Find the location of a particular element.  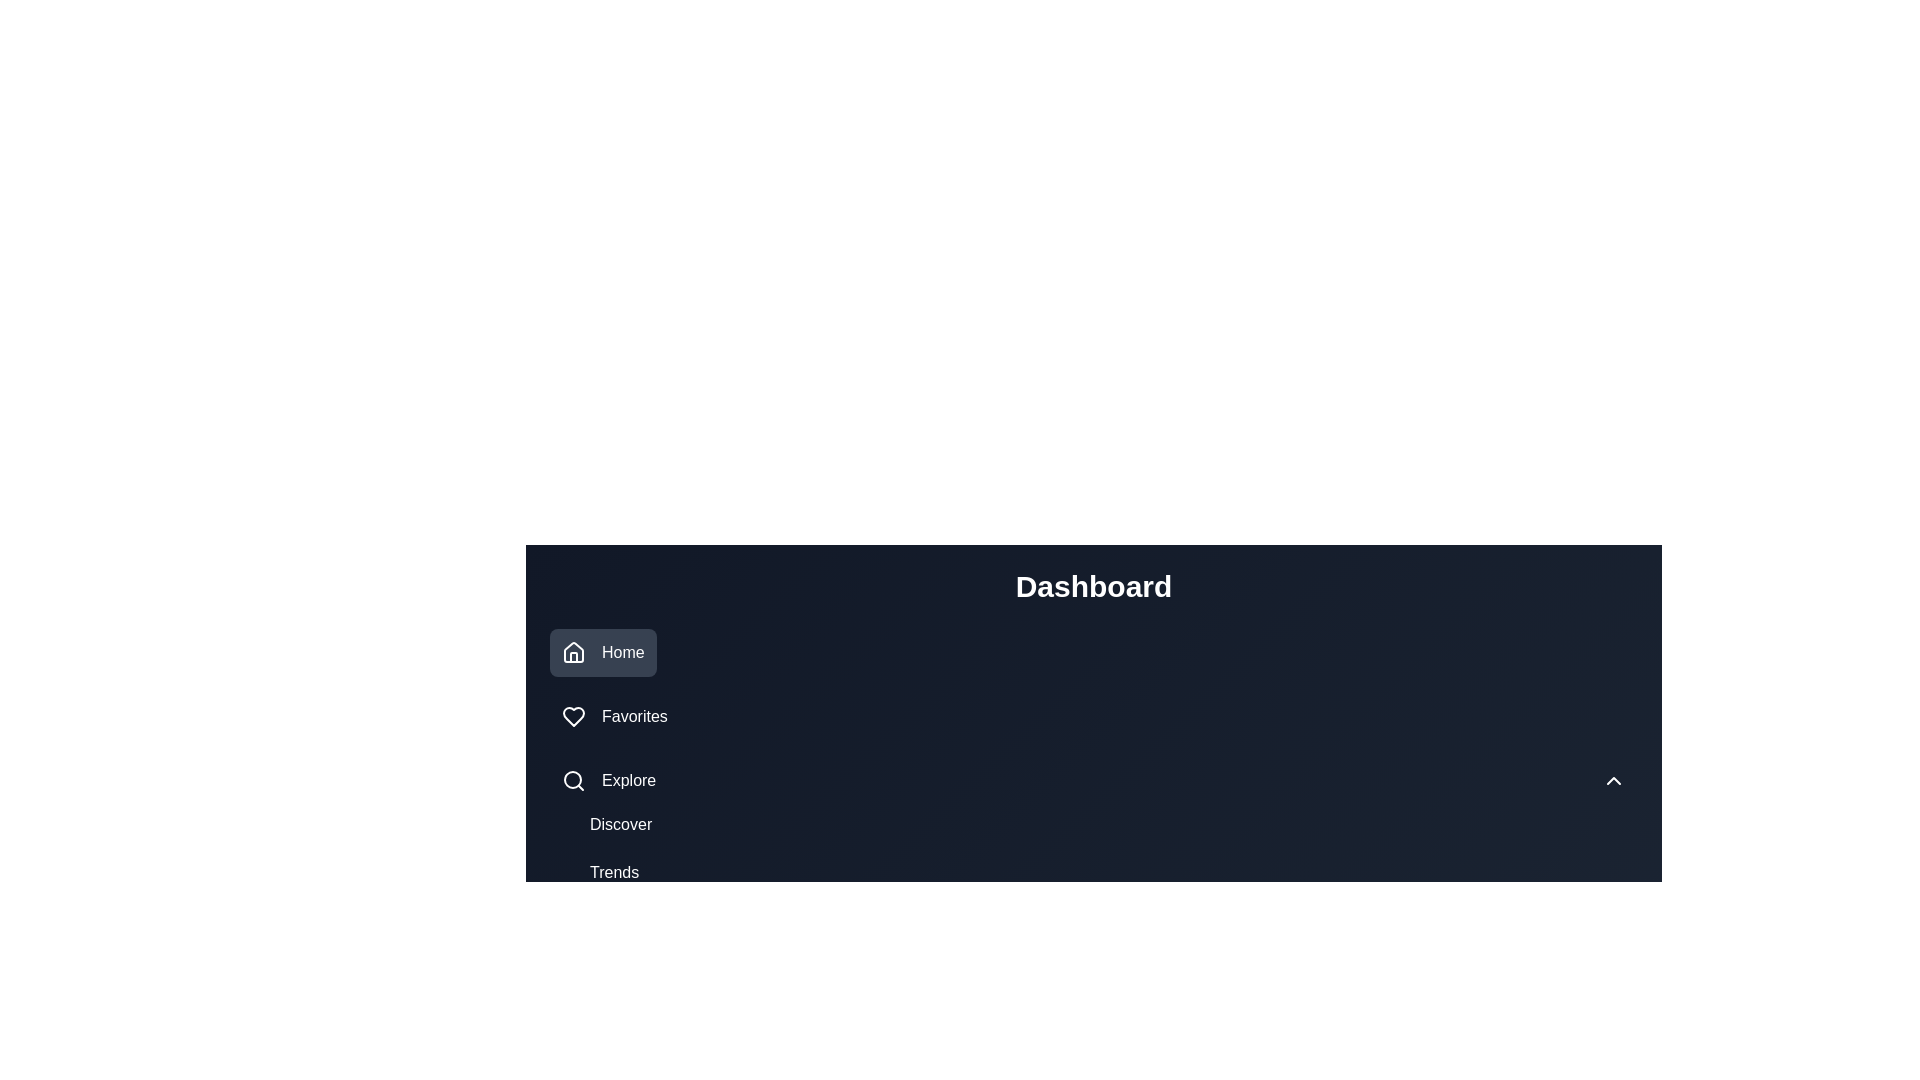

the 'Home' button, which is styled with a gray background, rounded corners, and contains a house icon followed by the text 'Home', located at the top of the left sidebar menu is located at coordinates (602, 652).